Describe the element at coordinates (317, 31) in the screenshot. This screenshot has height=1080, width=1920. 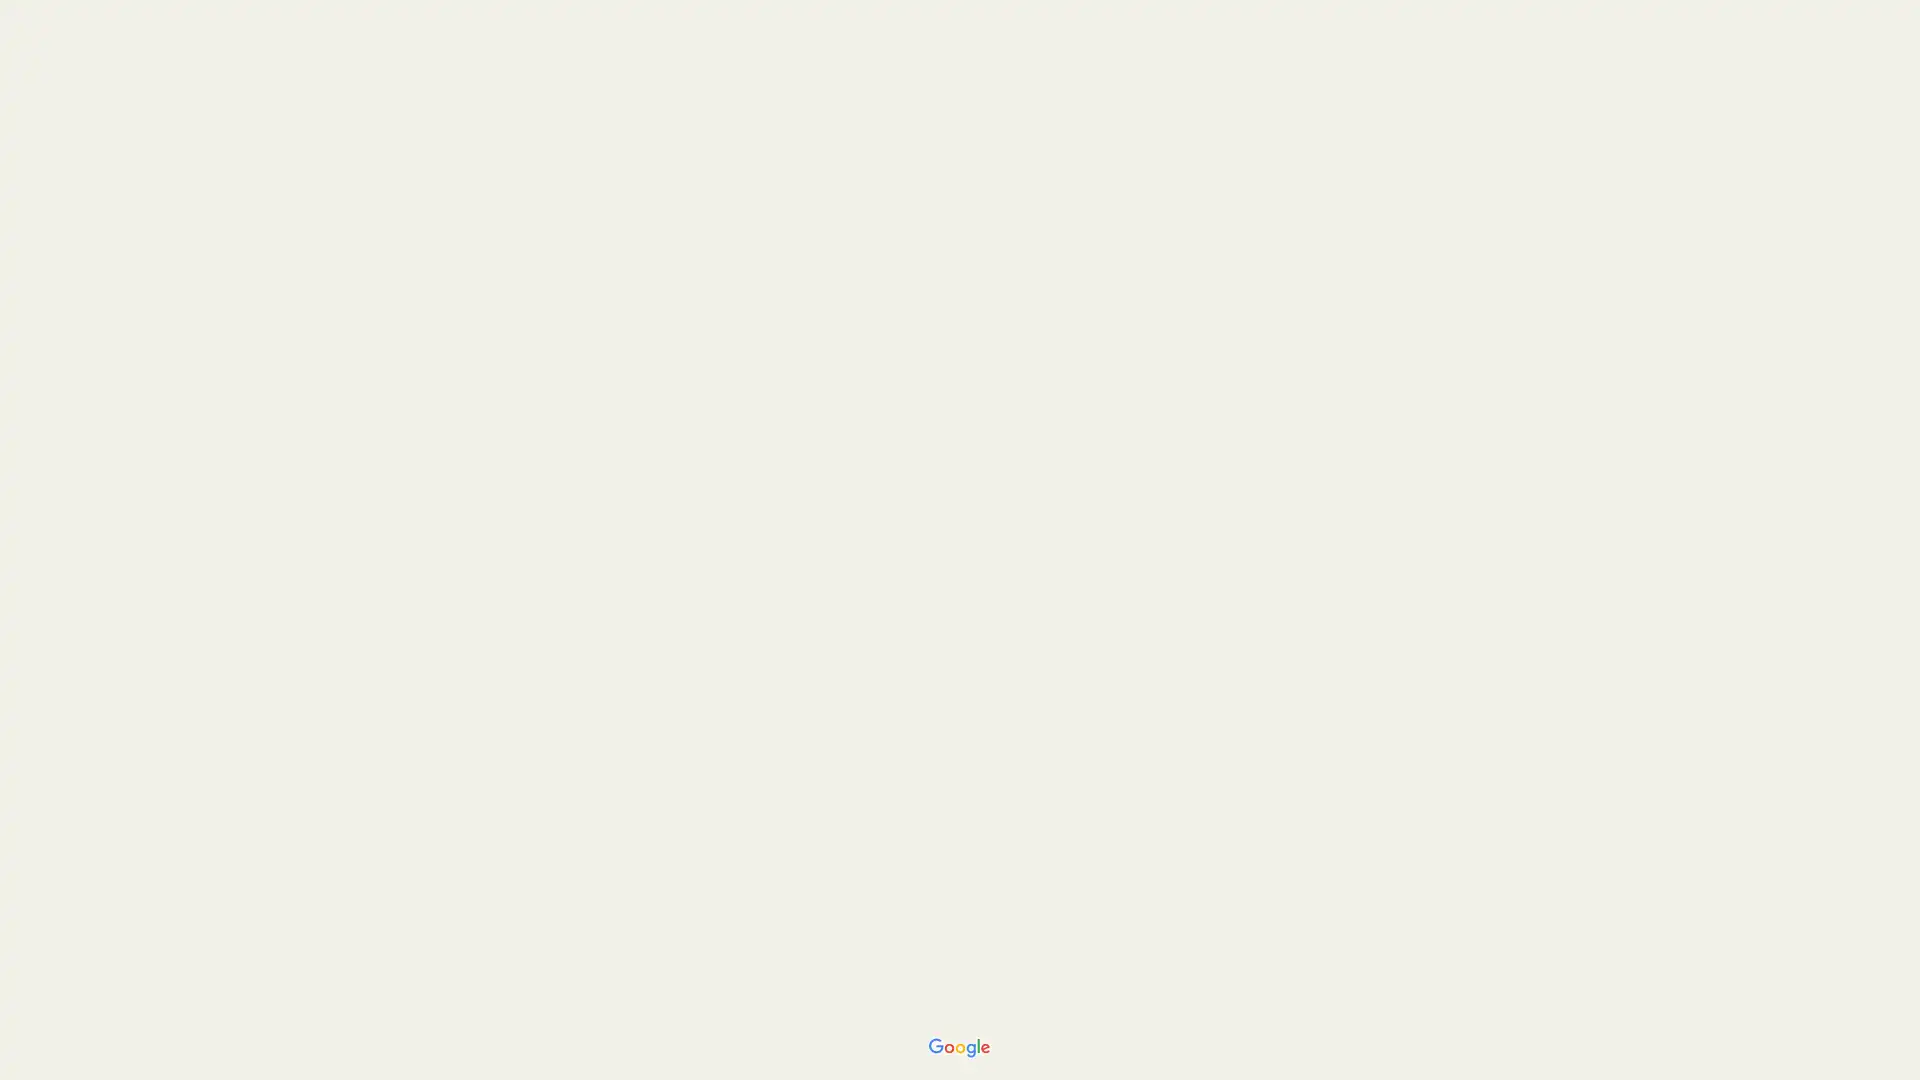
I see `Search` at that location.